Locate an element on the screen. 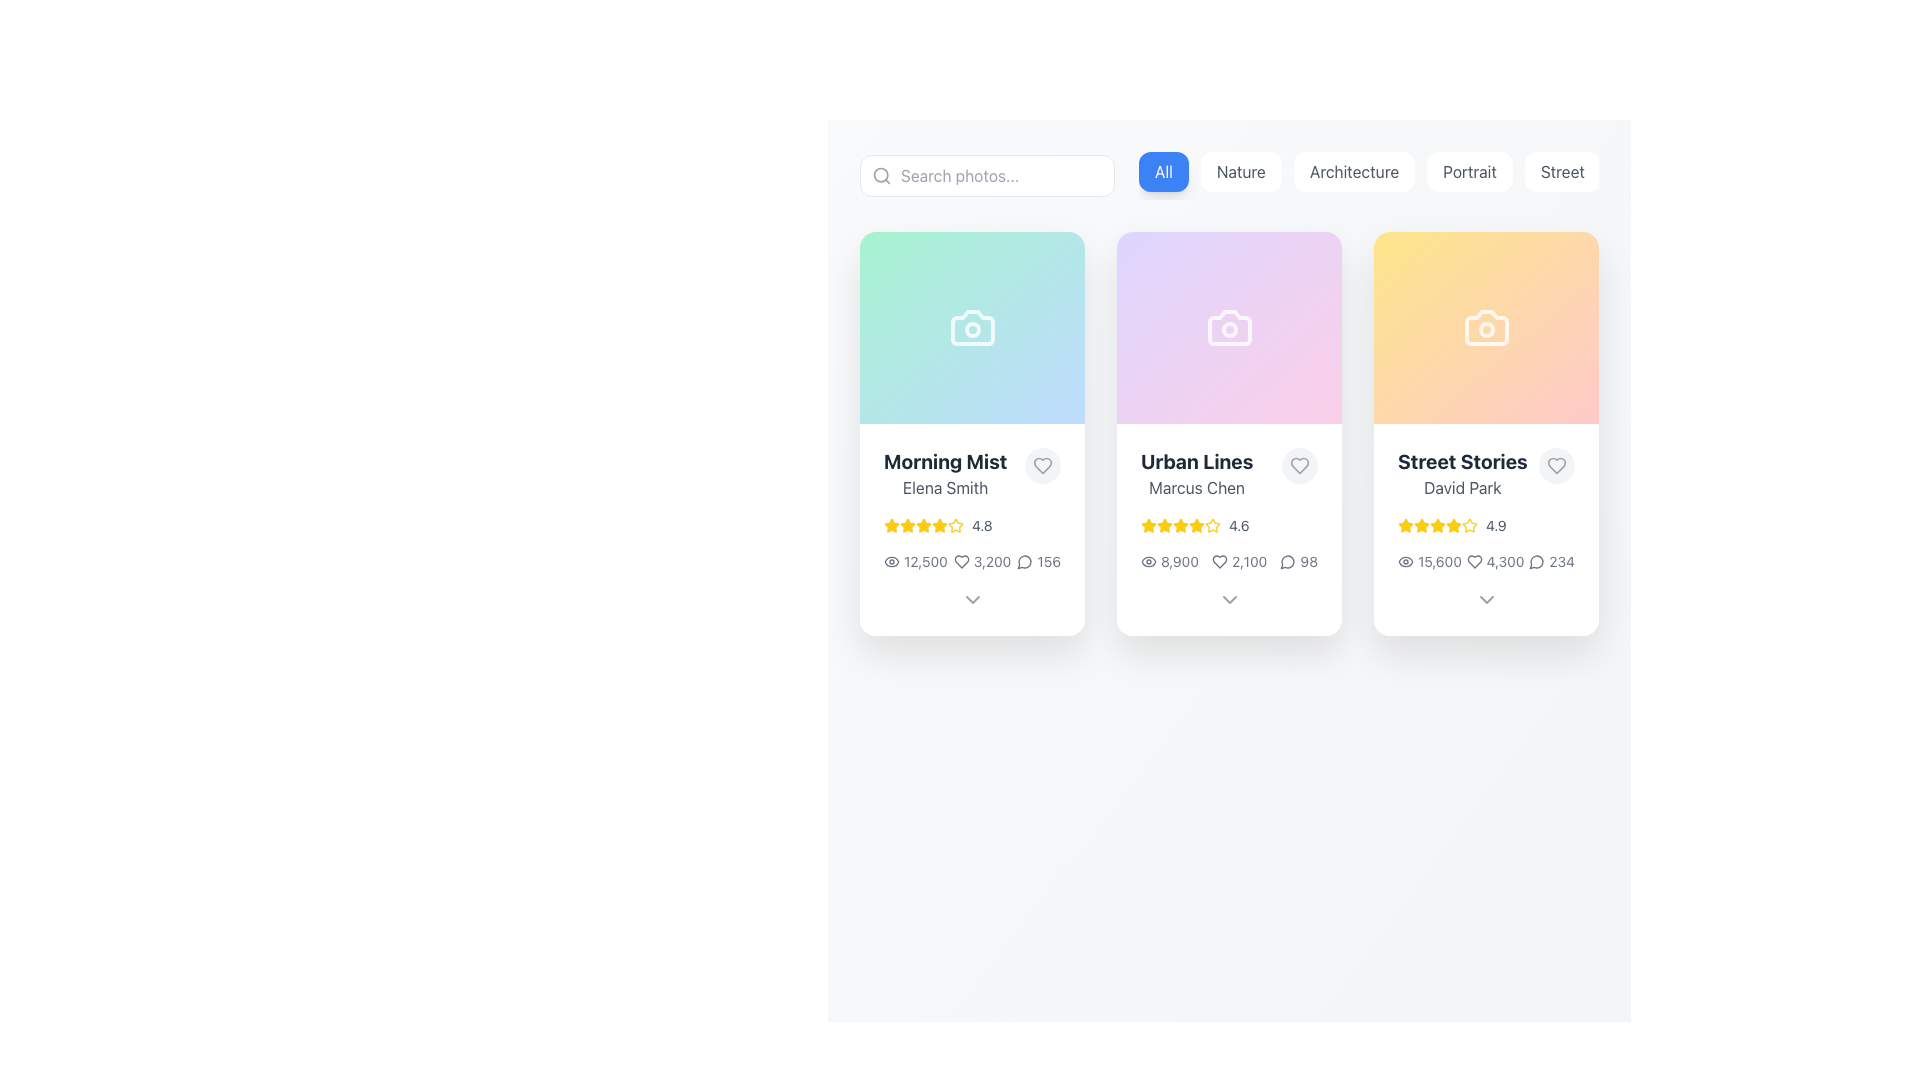  the numeric value '234' in the speech bubble icon text combination located in the bottom-right corner of the 'Street Stories' card is located at coordinates (1551, 562).